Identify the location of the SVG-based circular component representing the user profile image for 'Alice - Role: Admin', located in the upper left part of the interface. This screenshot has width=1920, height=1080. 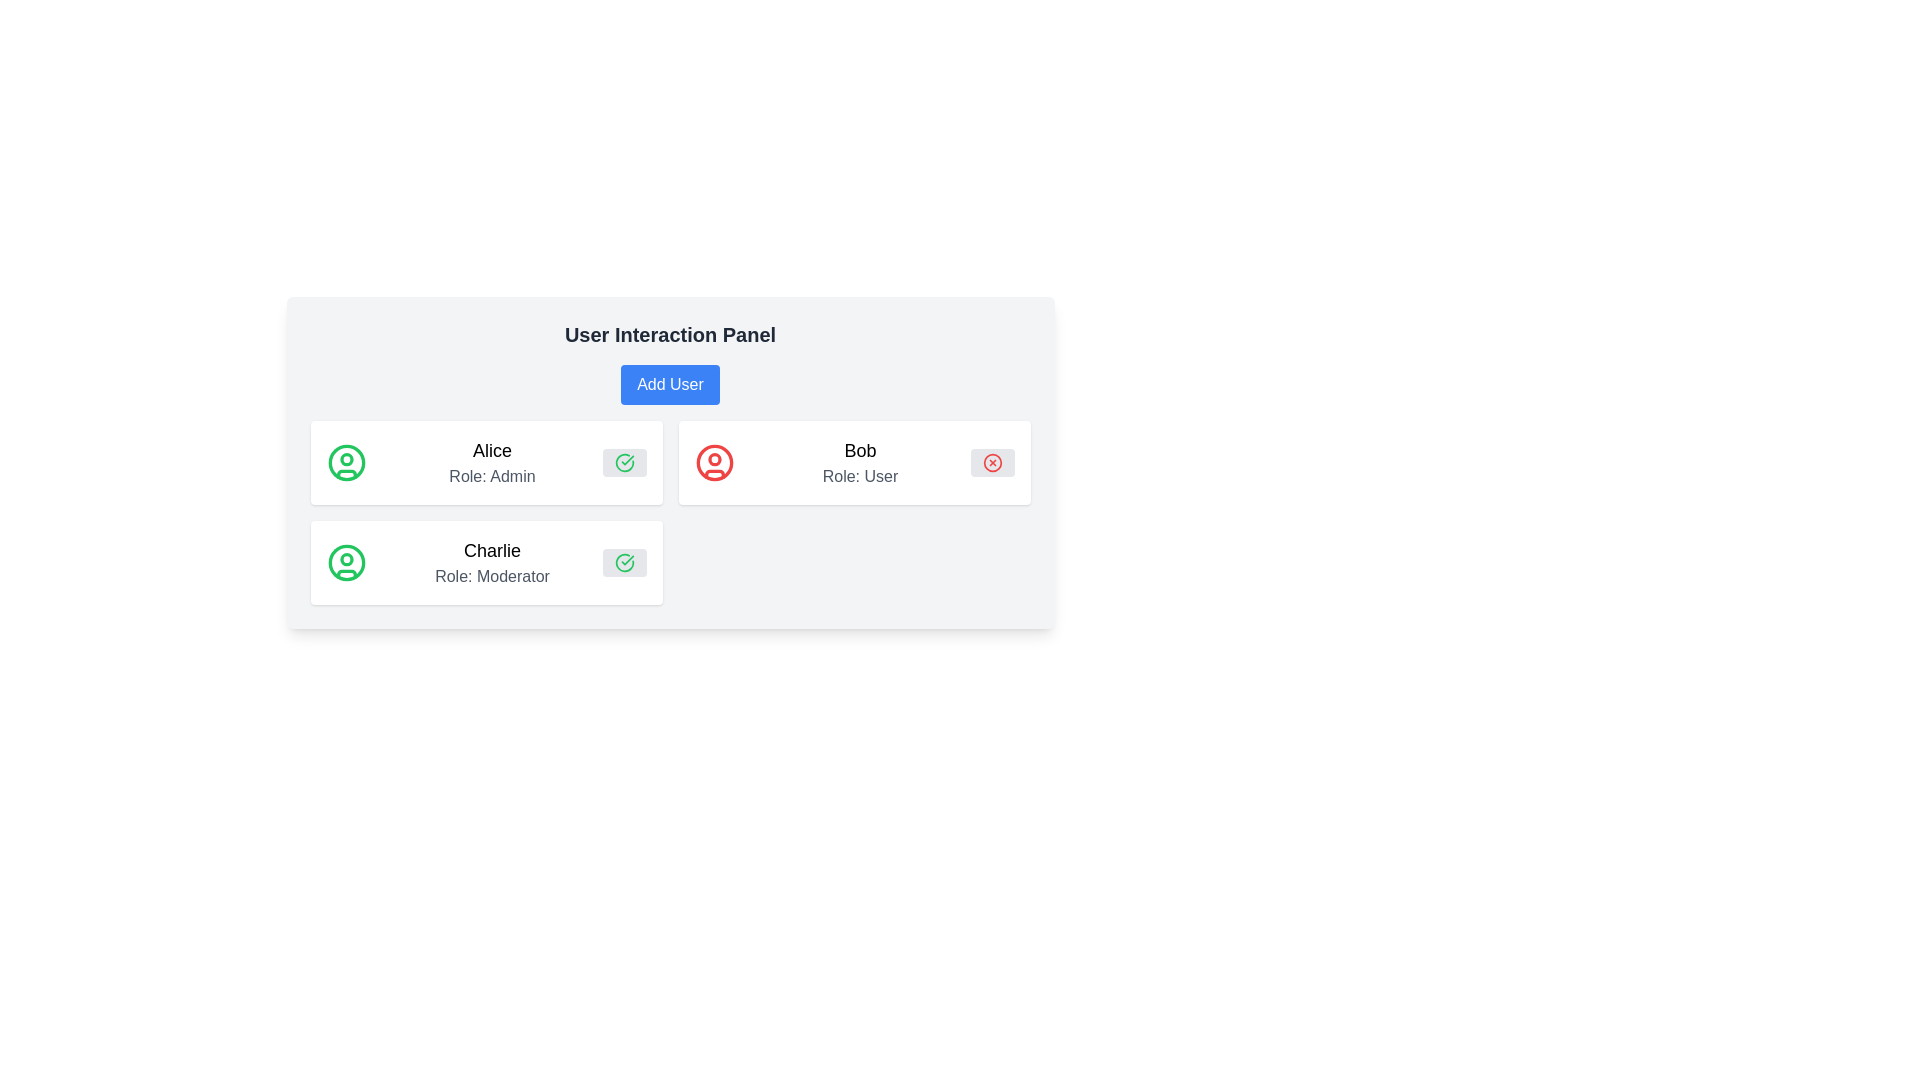
(346, 459).